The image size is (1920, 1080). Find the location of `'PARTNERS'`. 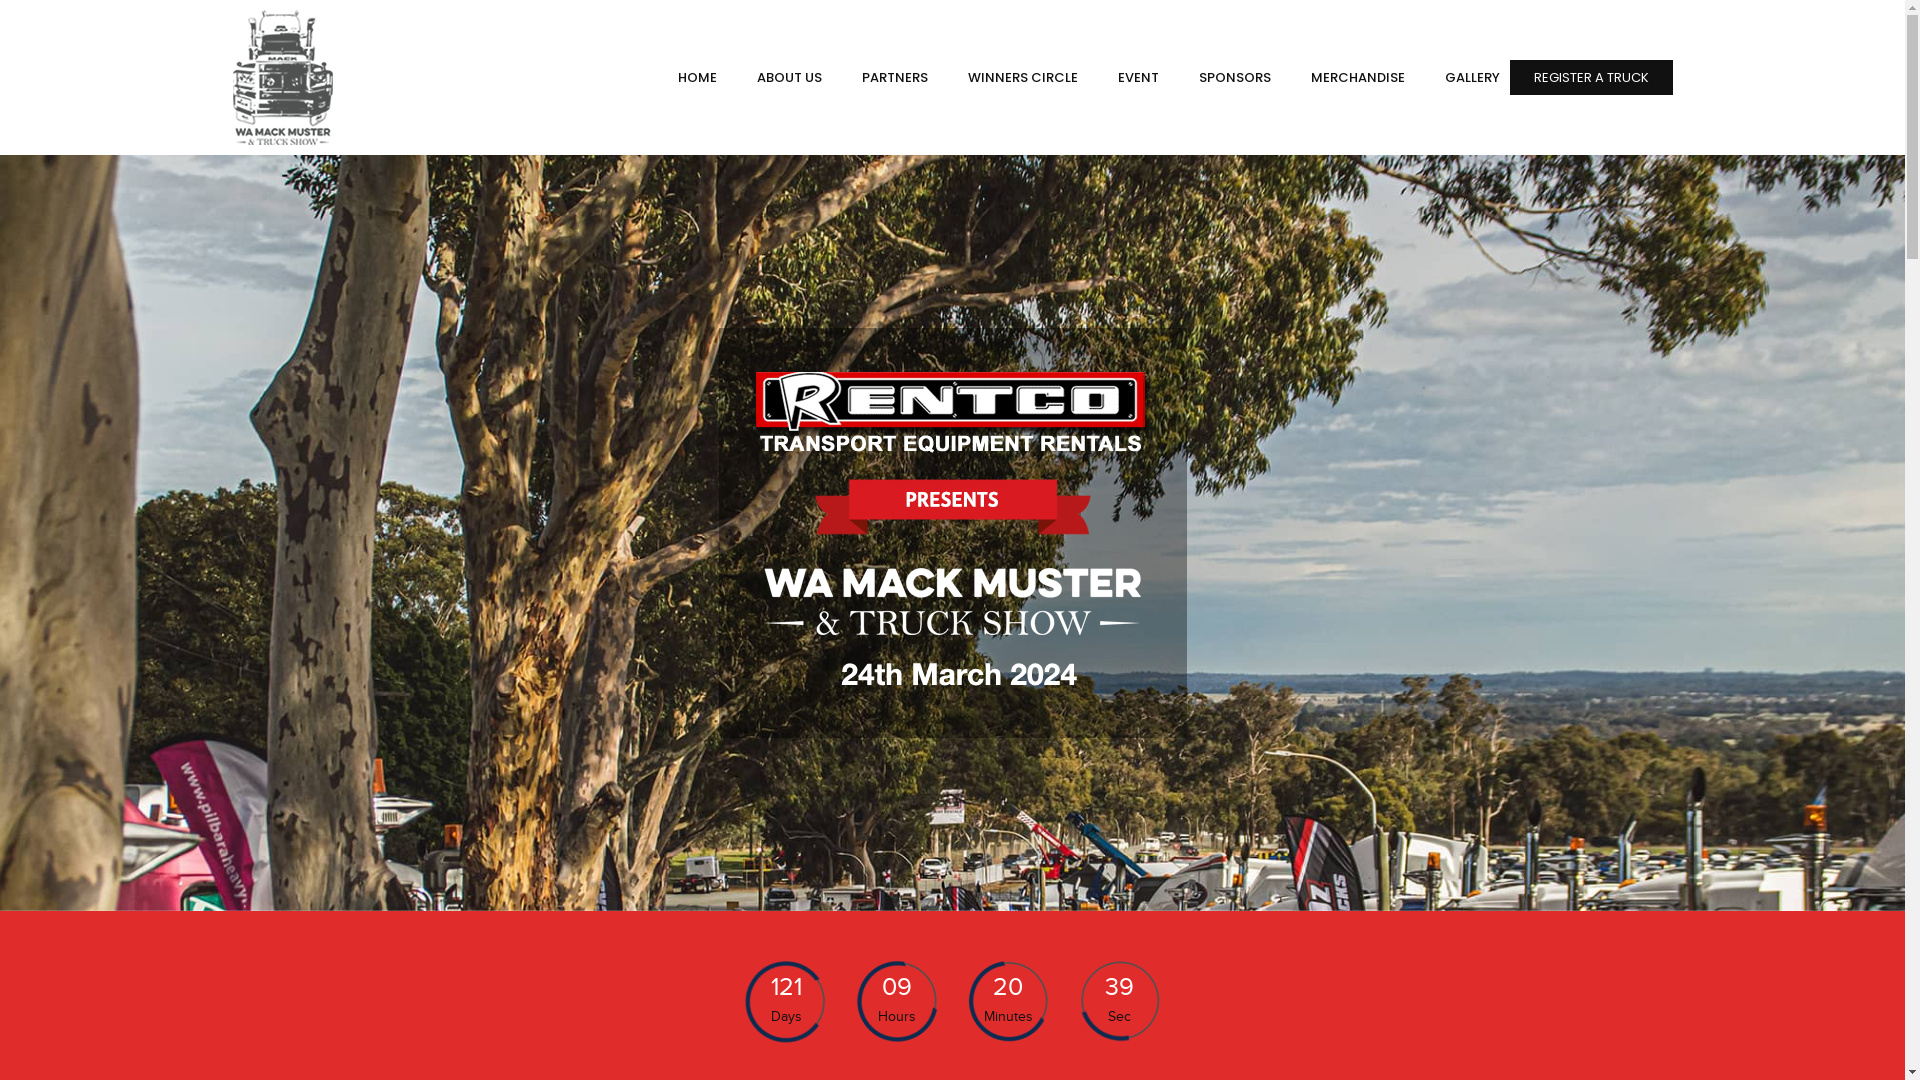

'PARTNERS' is located at coordinates (883, 76).